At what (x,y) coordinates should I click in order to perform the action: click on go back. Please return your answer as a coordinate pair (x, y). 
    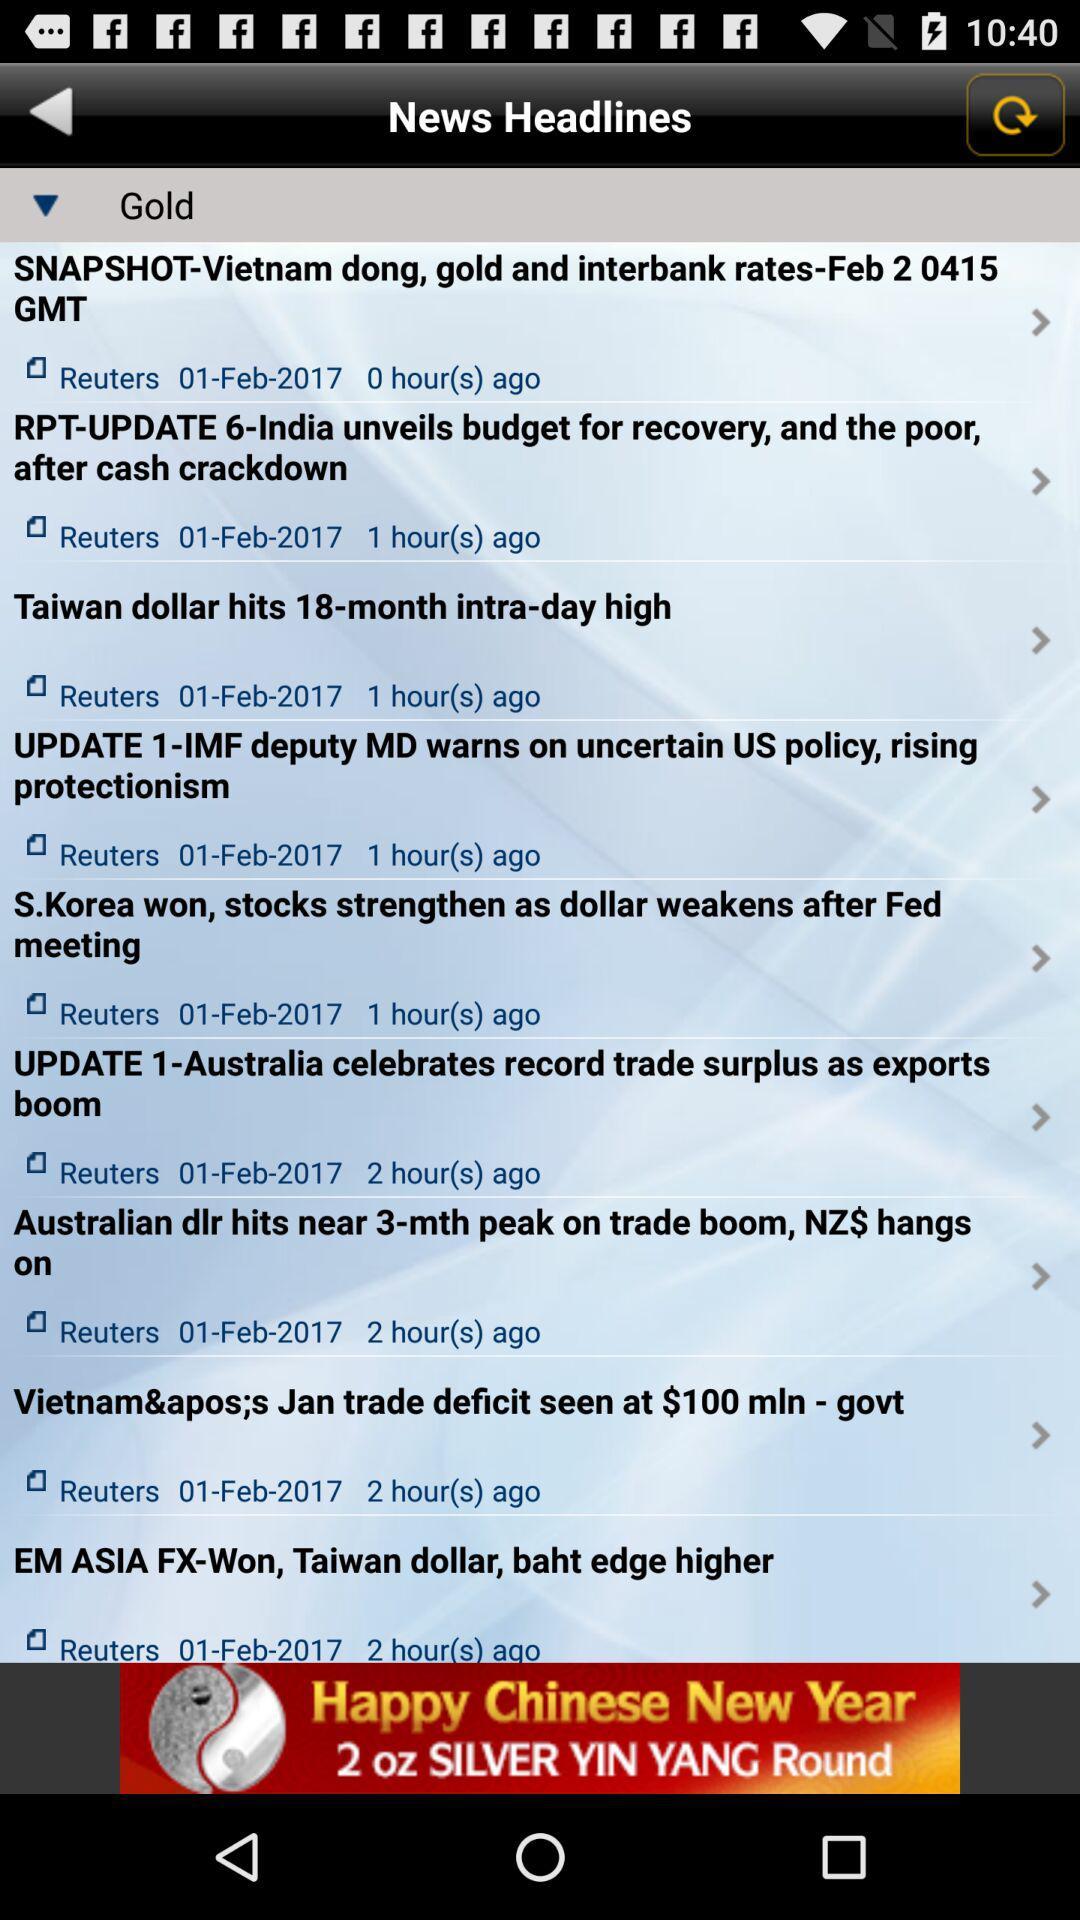
    Looking at the image, I should click on (50, 114).